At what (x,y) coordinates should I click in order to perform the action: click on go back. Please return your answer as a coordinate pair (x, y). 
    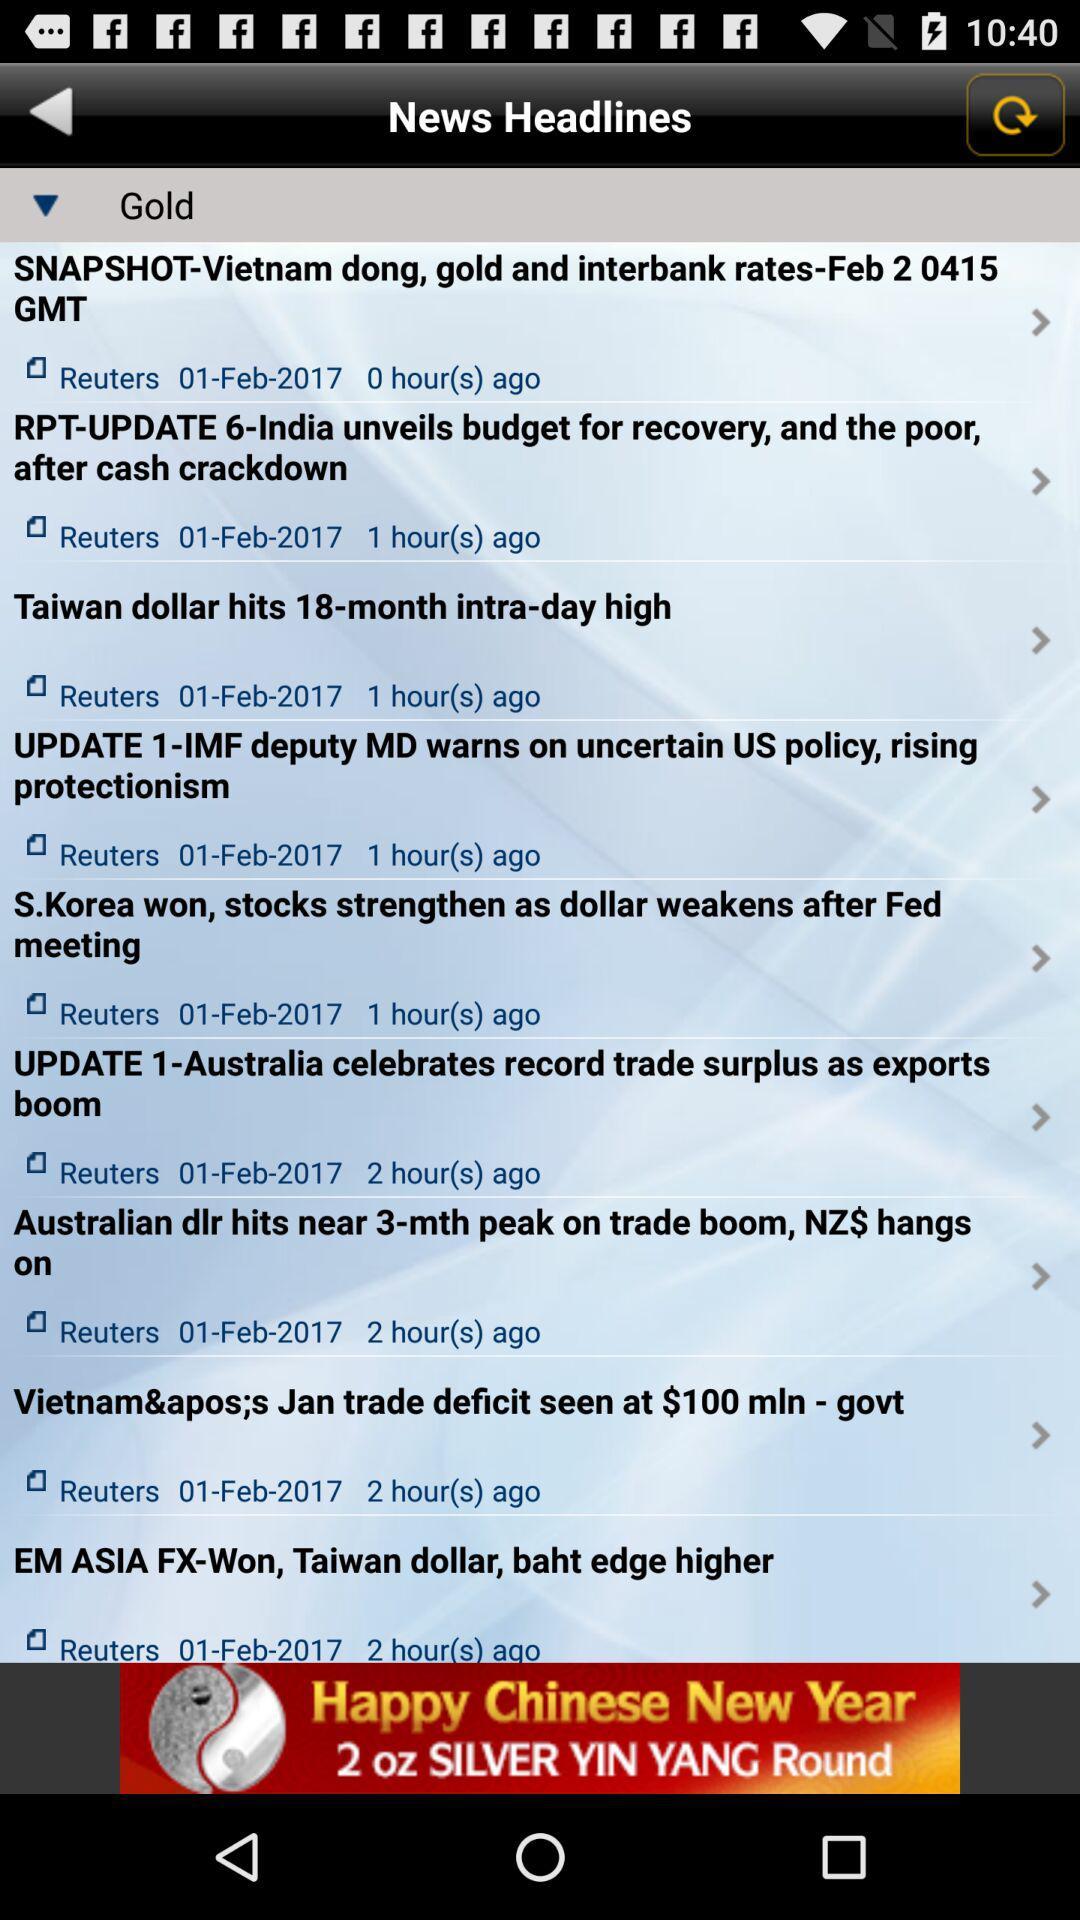
    Looking at the image, I should click on (50, 114).